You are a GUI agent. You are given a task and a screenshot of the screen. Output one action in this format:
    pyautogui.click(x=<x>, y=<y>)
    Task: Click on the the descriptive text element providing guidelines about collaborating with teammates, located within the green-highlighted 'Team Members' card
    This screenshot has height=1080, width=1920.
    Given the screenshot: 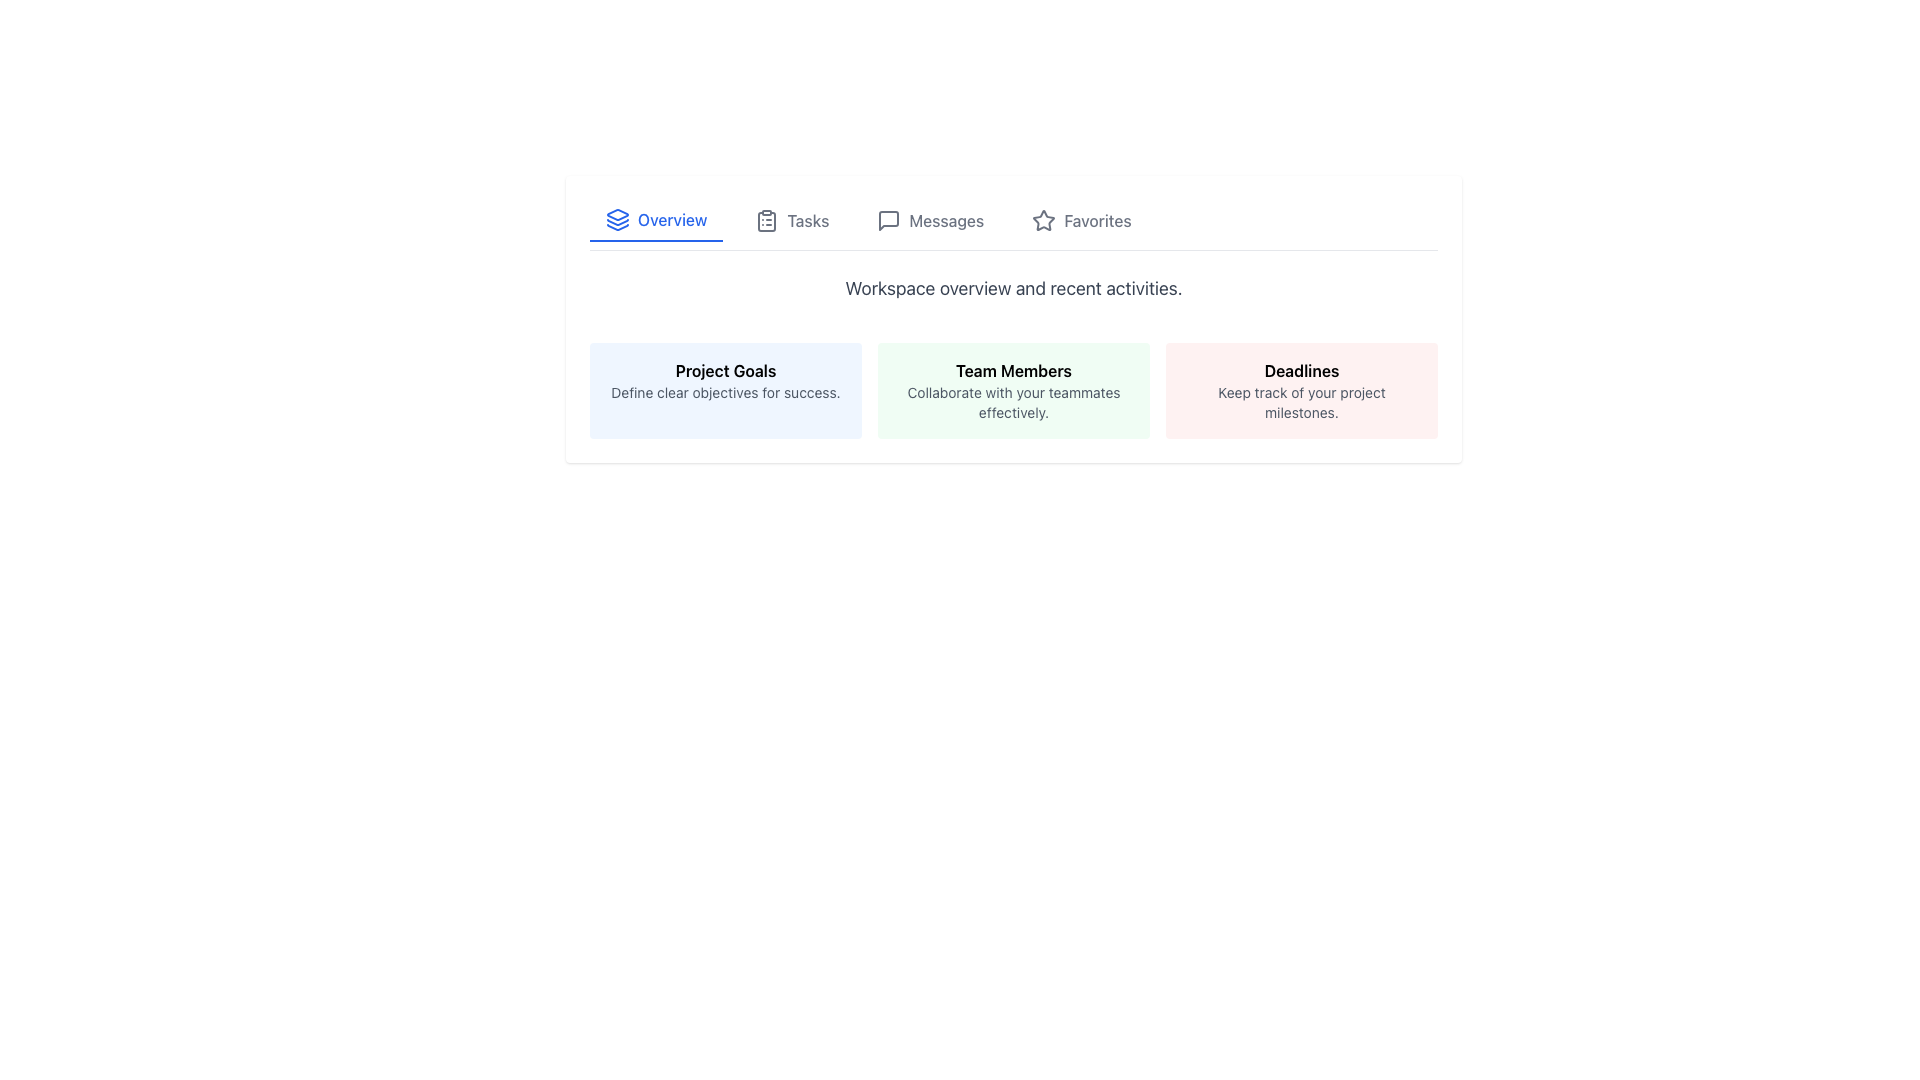 What is the action you would take?
    pyautogui.click(x=1013, y=402)
    